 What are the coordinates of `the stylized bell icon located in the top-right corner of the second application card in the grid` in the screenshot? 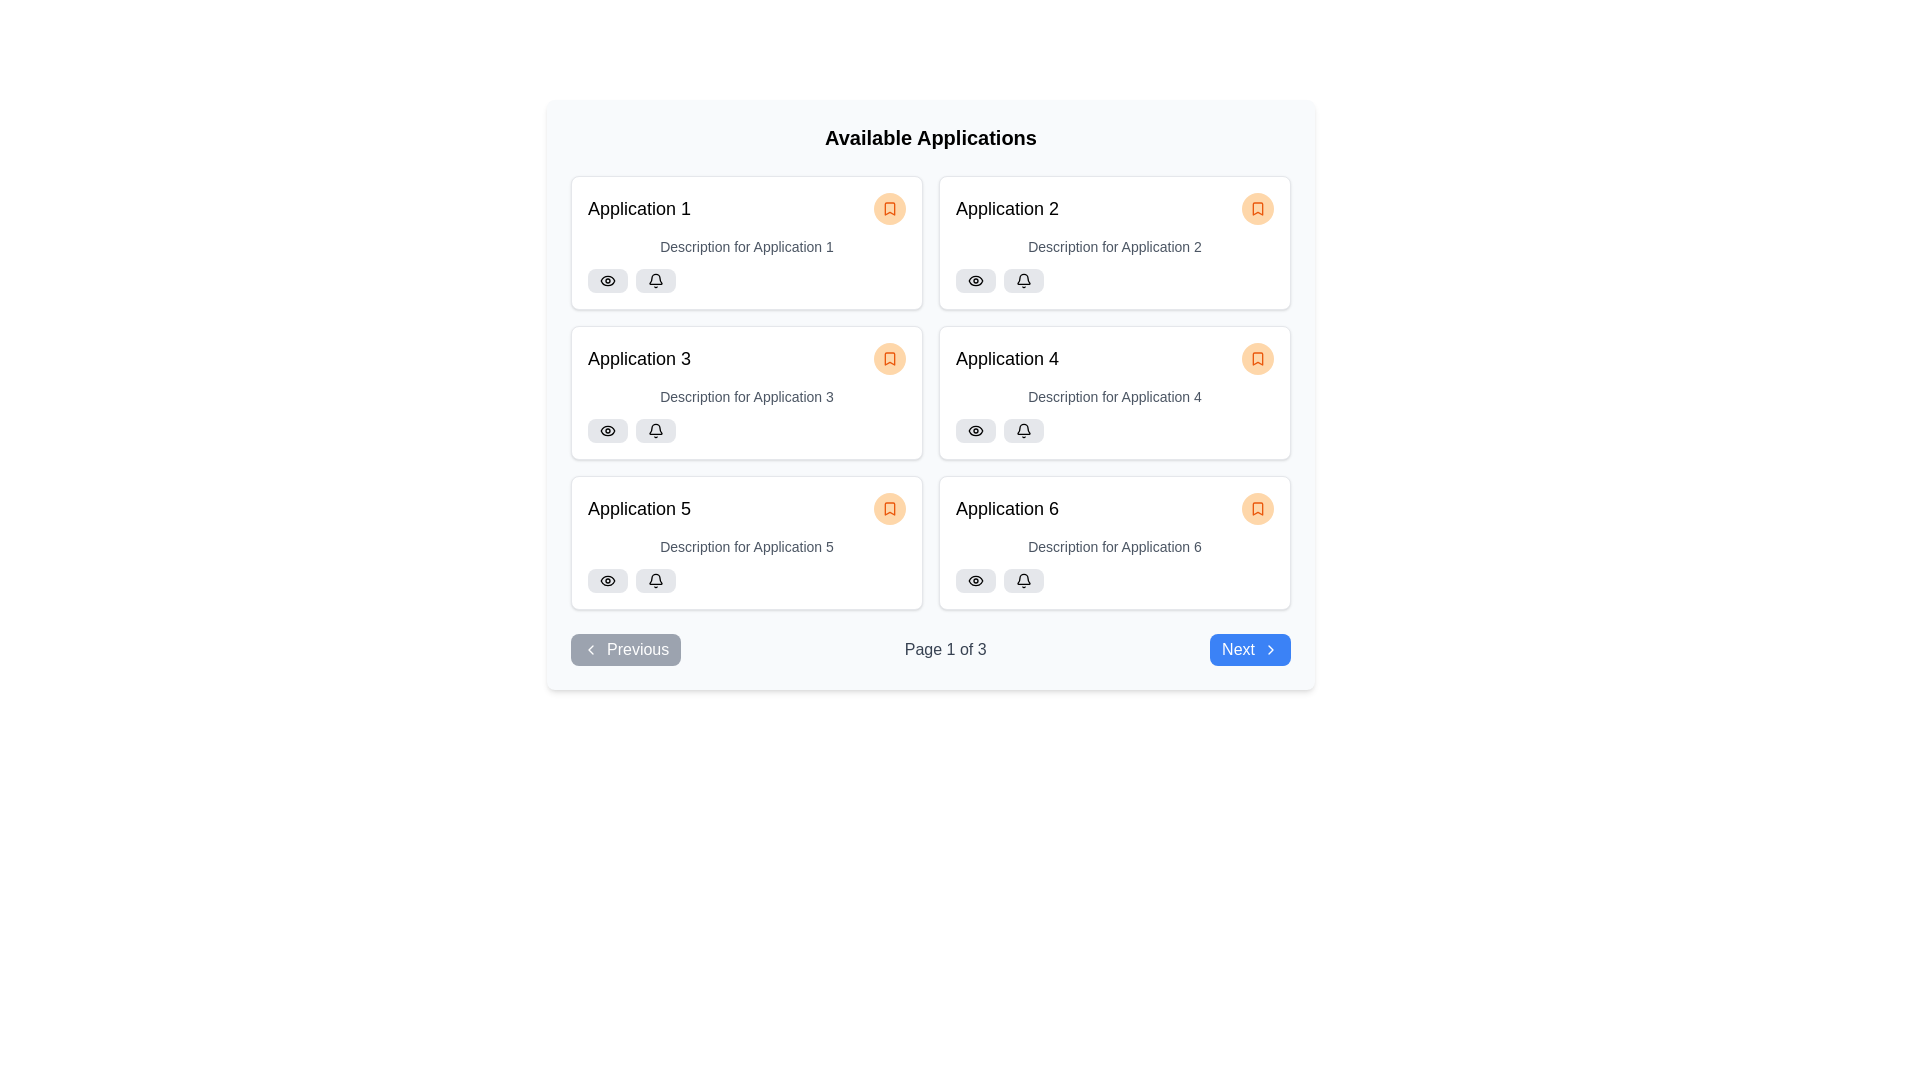 It's located at (1023, 279).